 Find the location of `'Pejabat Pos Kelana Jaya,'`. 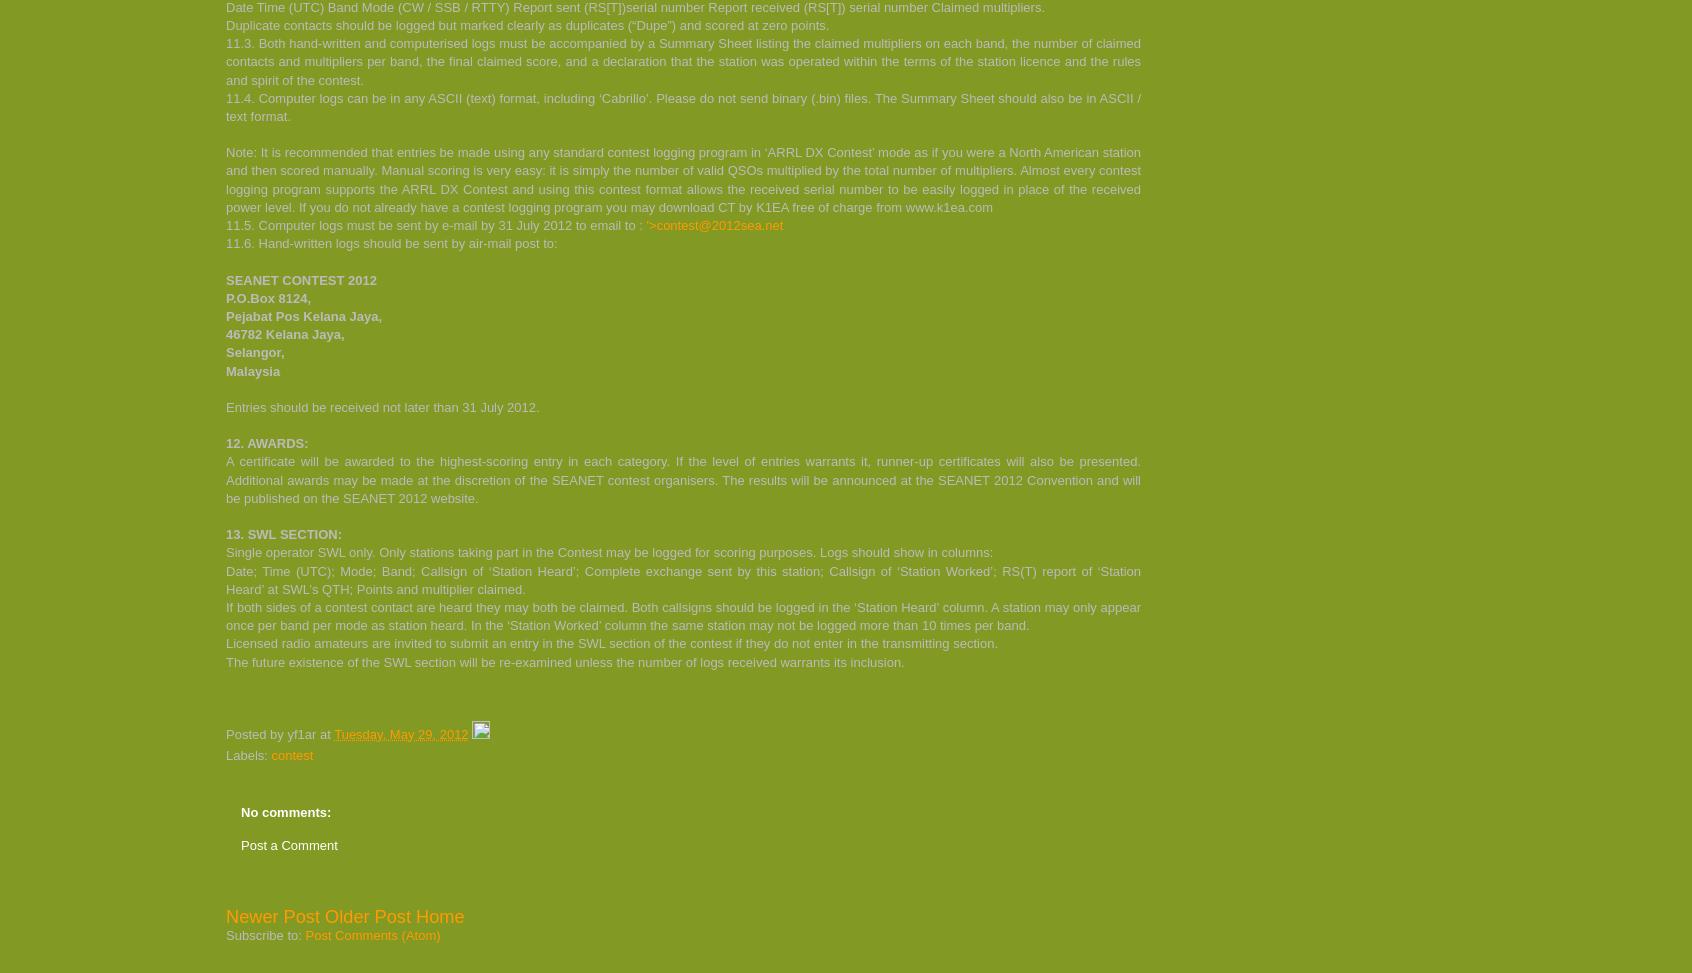

'Pejabat Pos Kelana Jaya,' is located at coordinates (303, 315).